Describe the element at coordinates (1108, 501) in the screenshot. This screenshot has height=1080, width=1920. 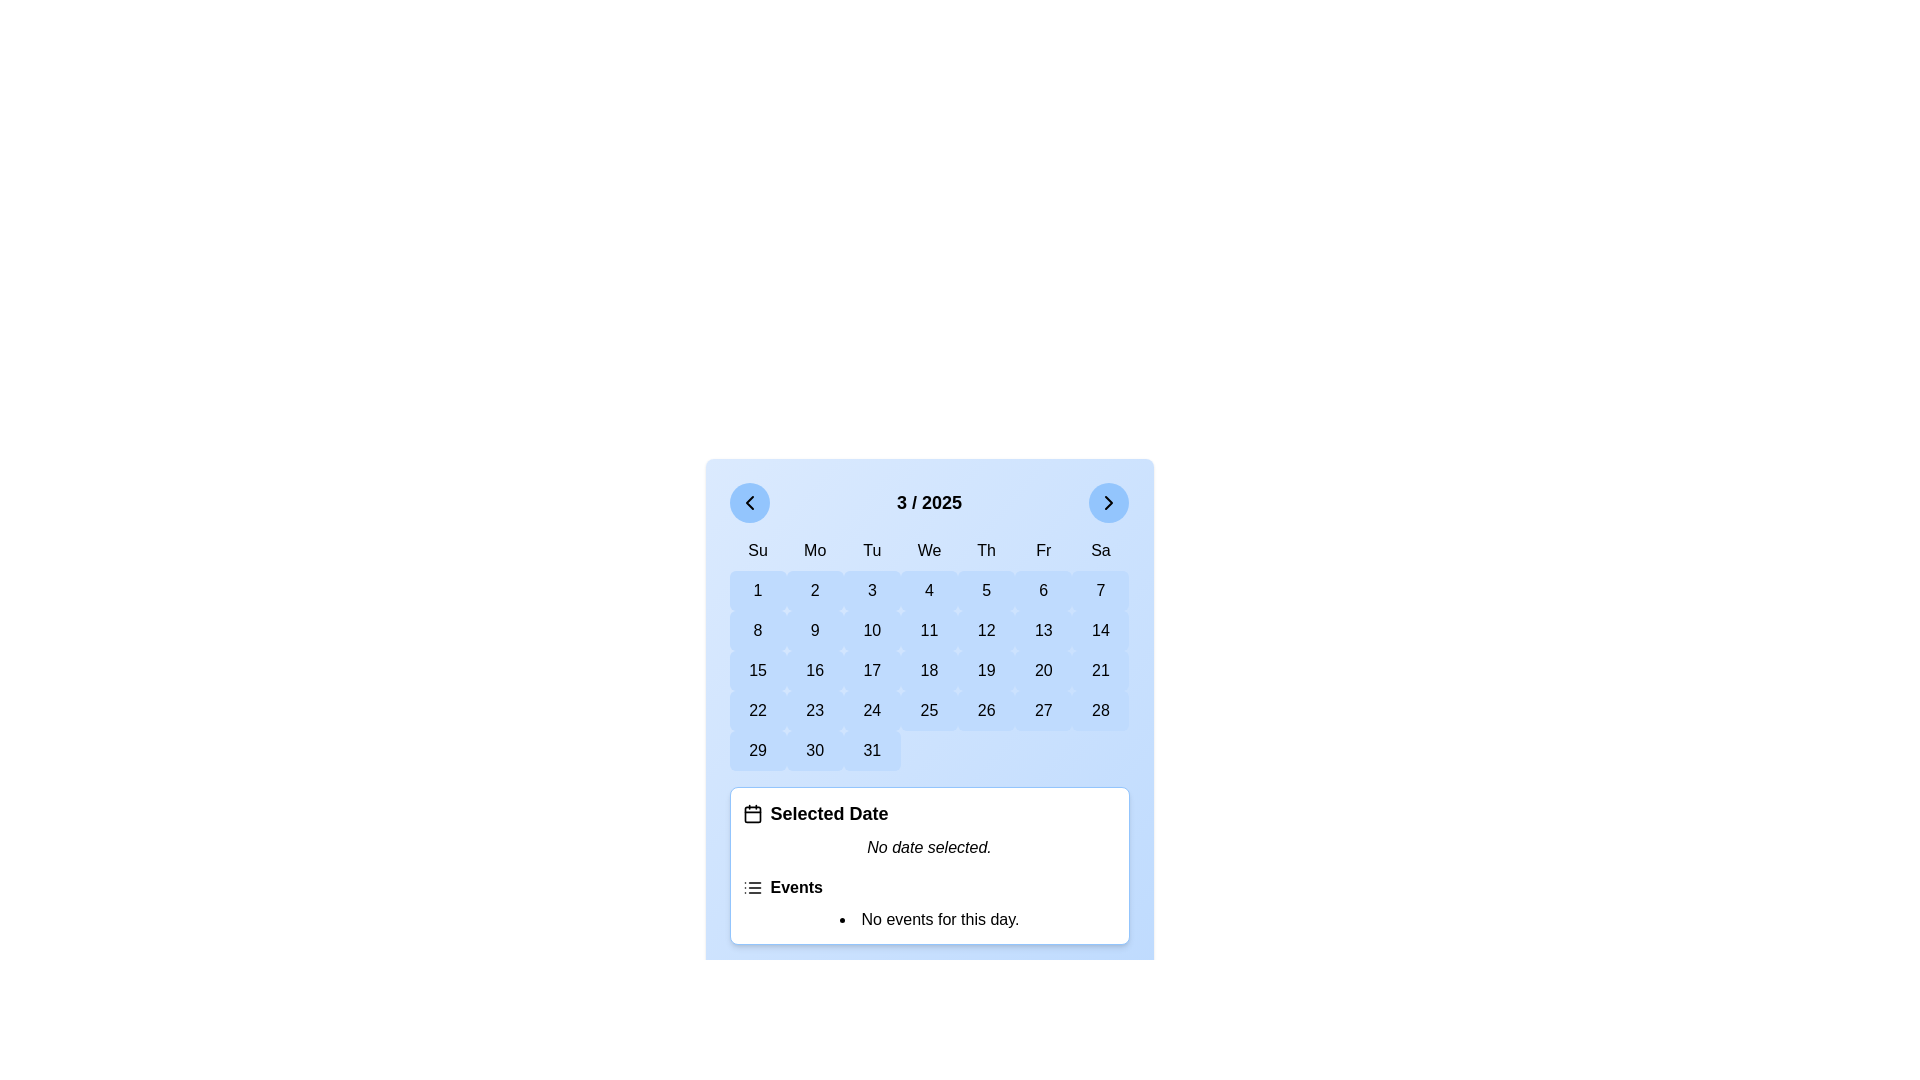
I see `the button located at the top-right corner of the calendar interface` at that location.